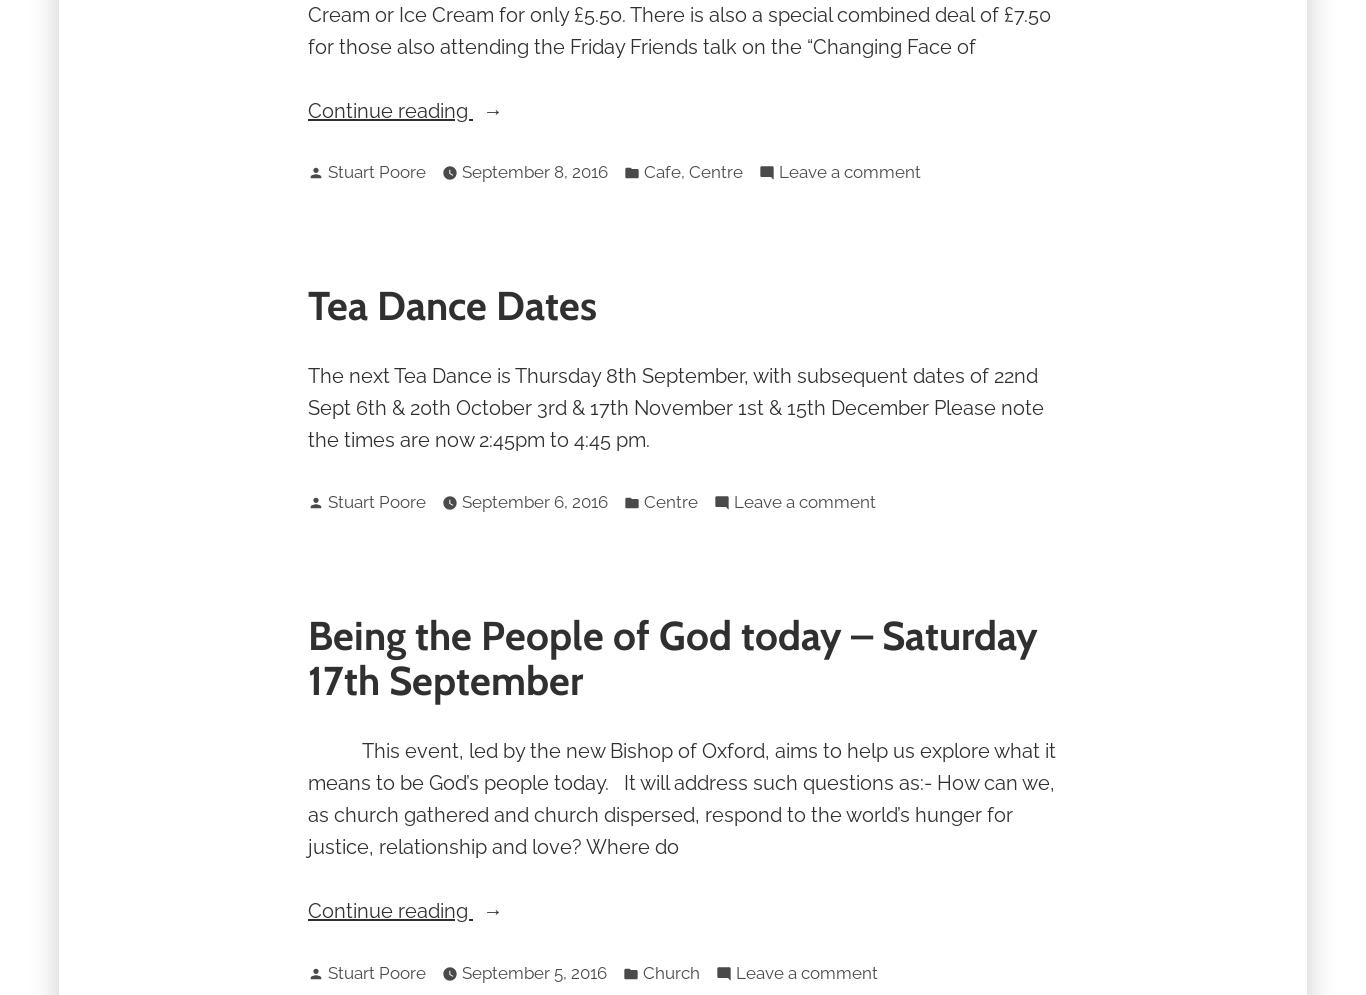 The width and height of the screenshot is (1366, 995). Describe the element at coordinates (672, 655) in the screenshot. I see `'Being the People of God today – Saturday 17th September'` at that location.